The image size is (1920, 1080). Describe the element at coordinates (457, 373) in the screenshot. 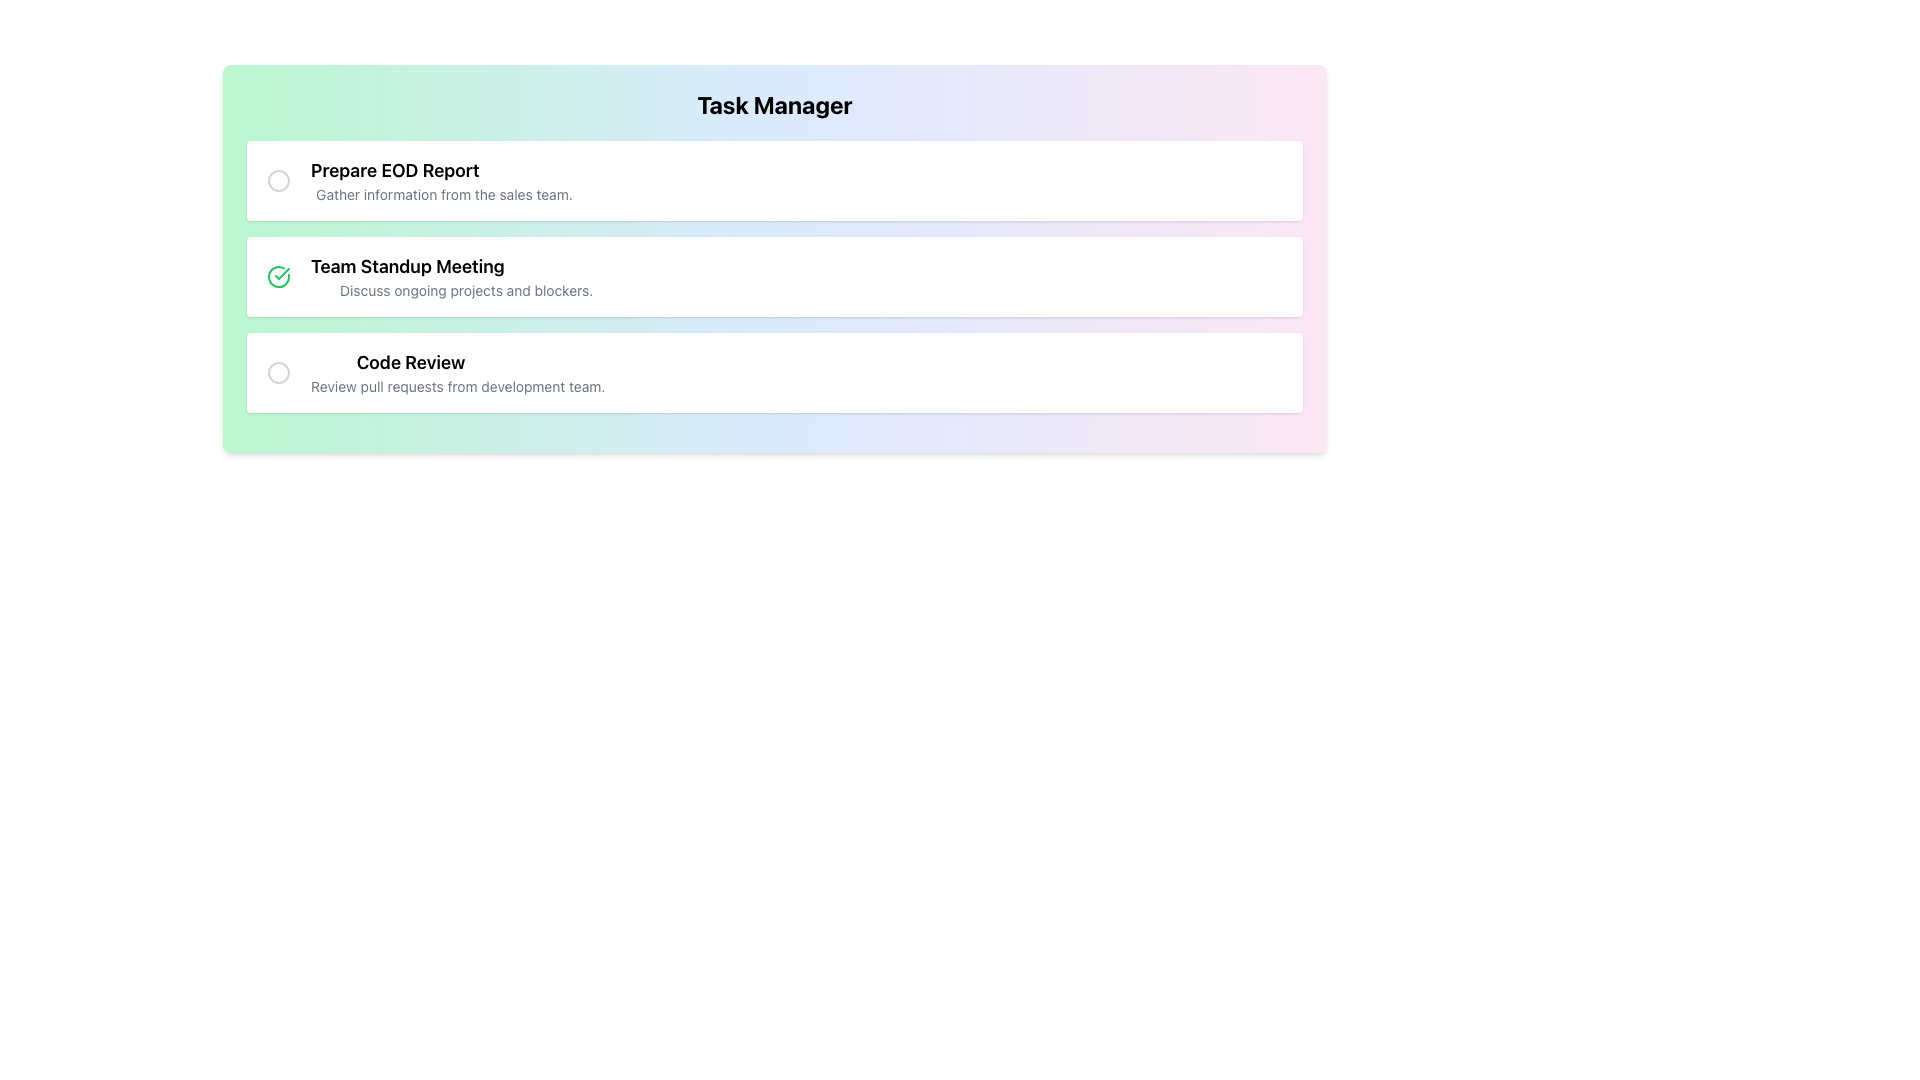

I see `to select or view details of the task list item titled 'Code Review' with low priority and the description 'Review pull requests from development team'` at that location.